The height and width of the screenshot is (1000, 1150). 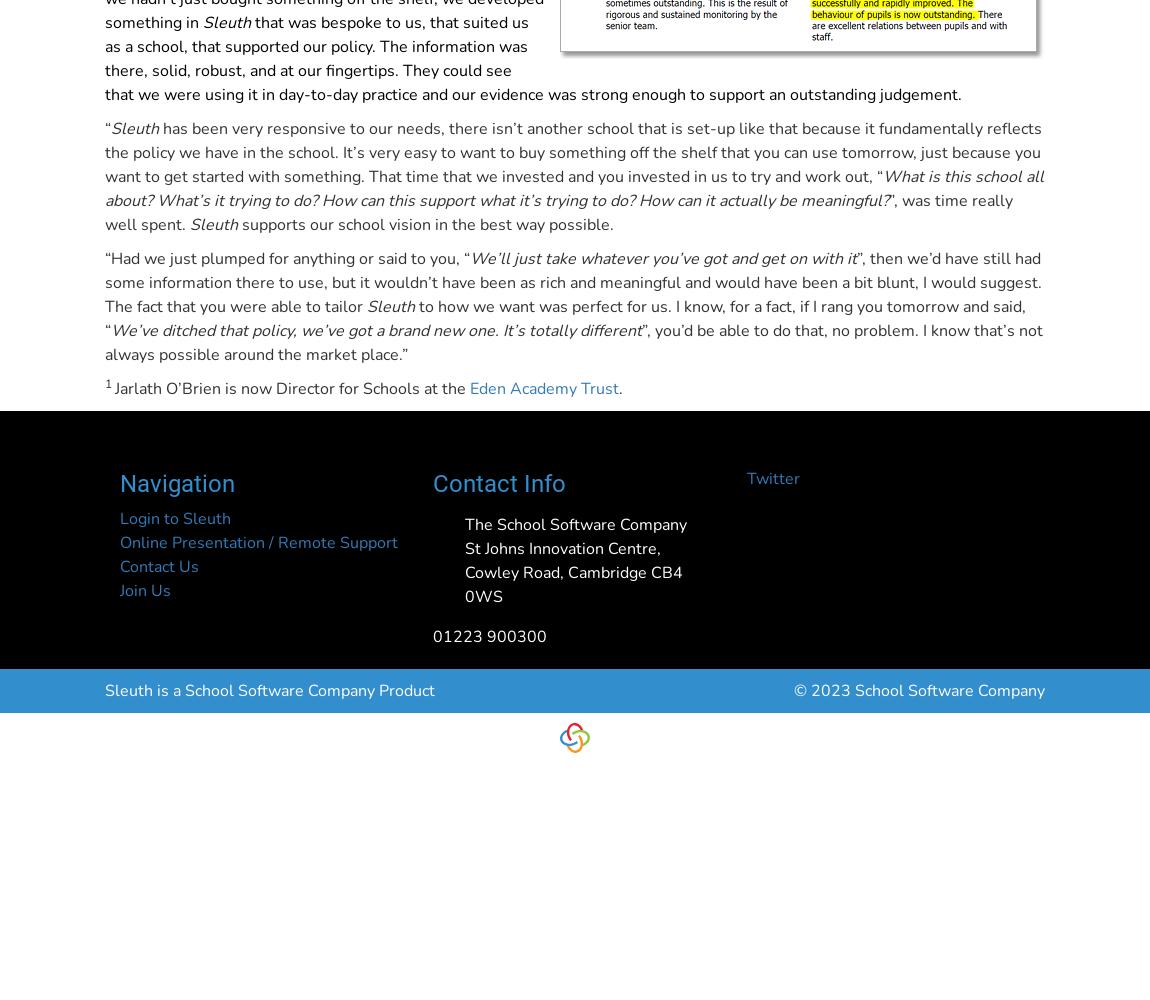 What do you see at coordinates (103, 259) in the screenshot?
I see `'“Had we just plumped for anything or said to you, “'` at bounding box center [103, 259].